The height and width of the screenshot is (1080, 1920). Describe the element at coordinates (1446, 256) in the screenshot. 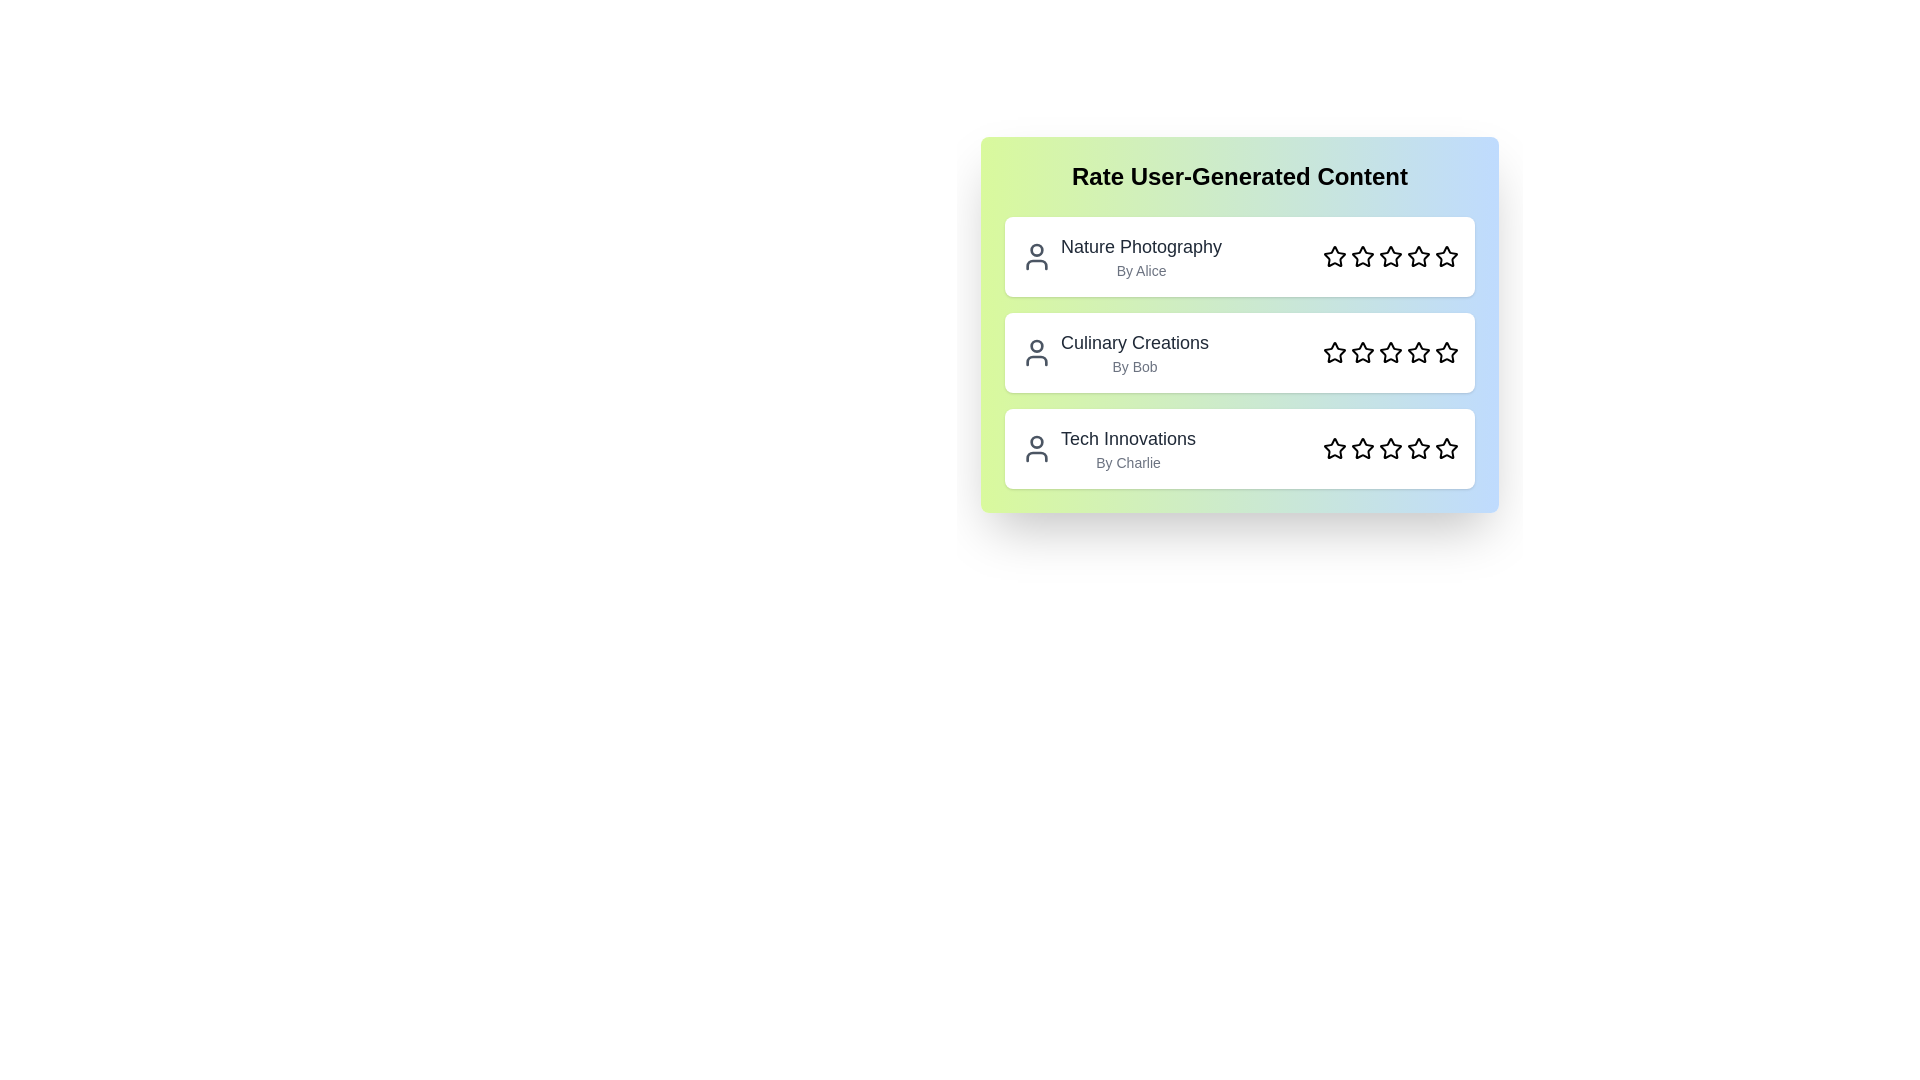

I see `the star corresponding to the rating 5 for the content Nature Photography` at that location.